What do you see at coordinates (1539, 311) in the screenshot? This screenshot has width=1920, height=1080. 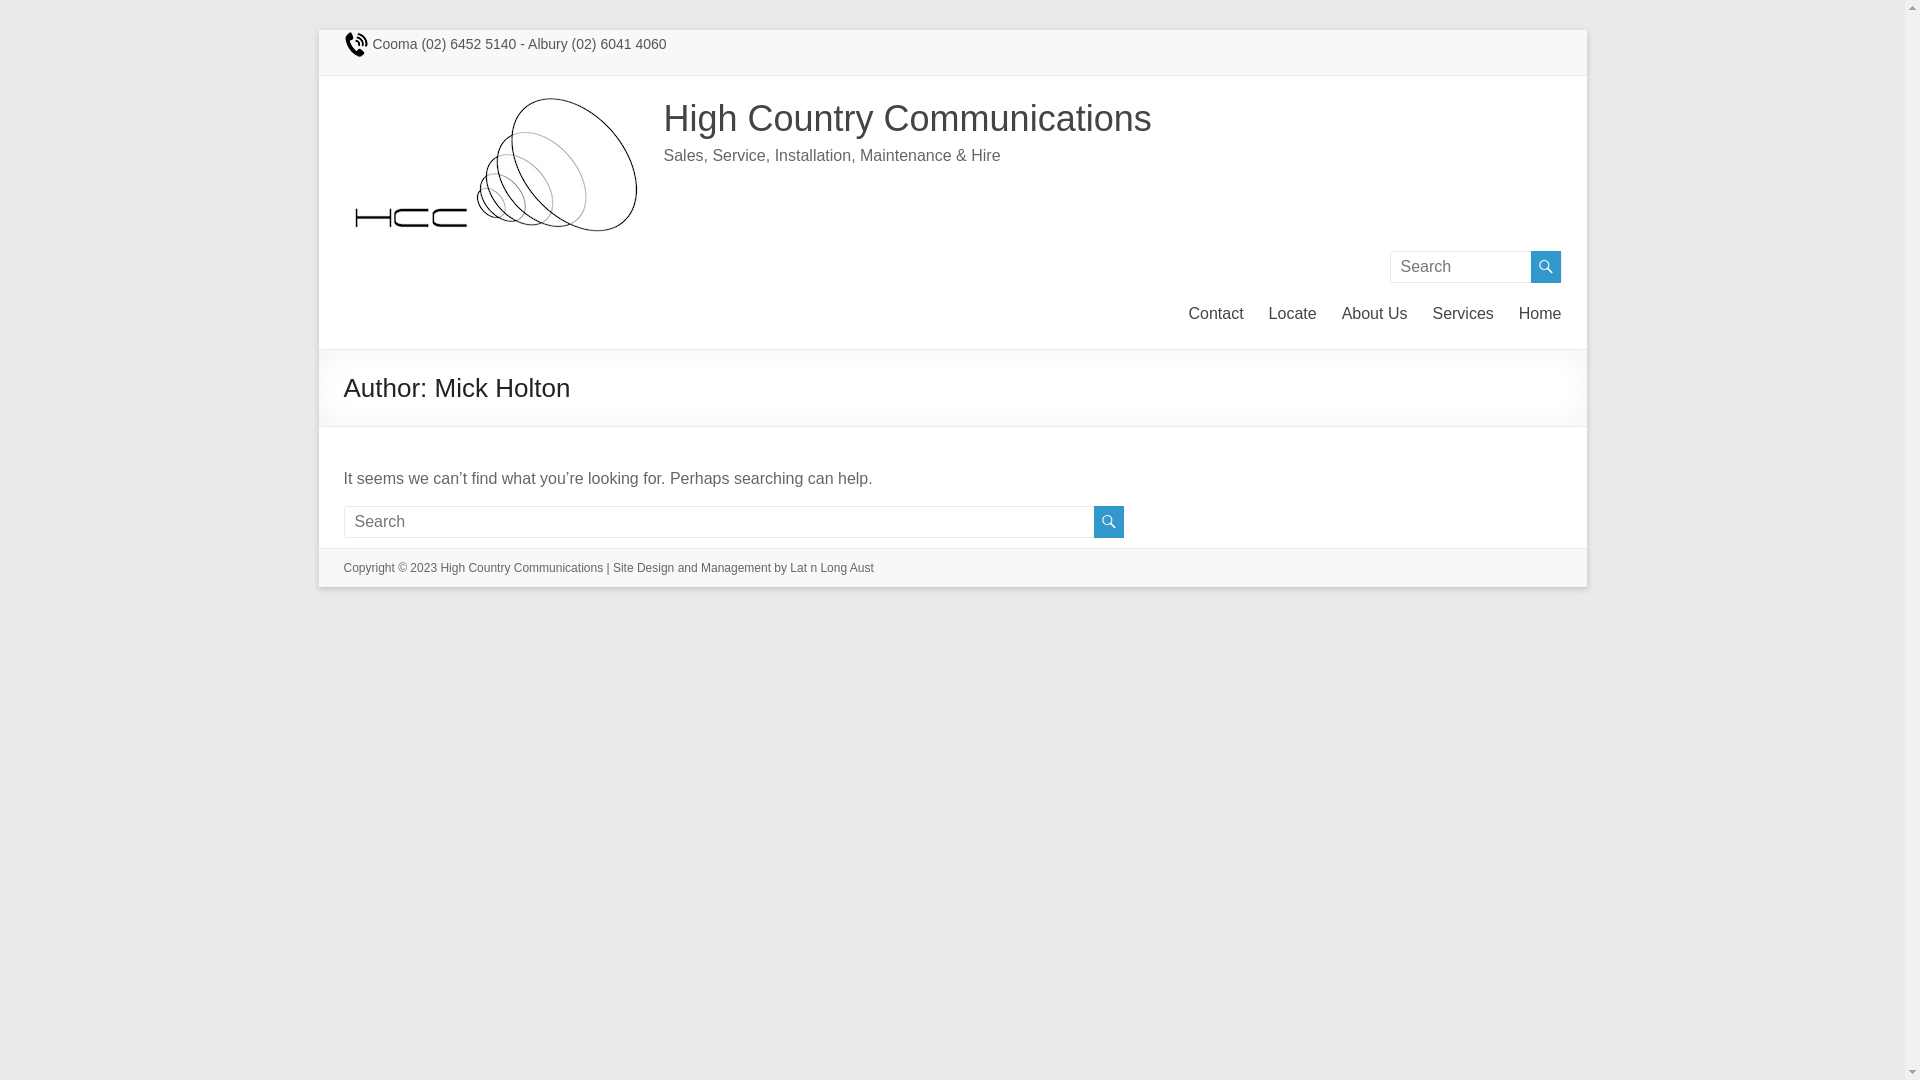 I see `'Home'` at bounding box center [1539, 311].